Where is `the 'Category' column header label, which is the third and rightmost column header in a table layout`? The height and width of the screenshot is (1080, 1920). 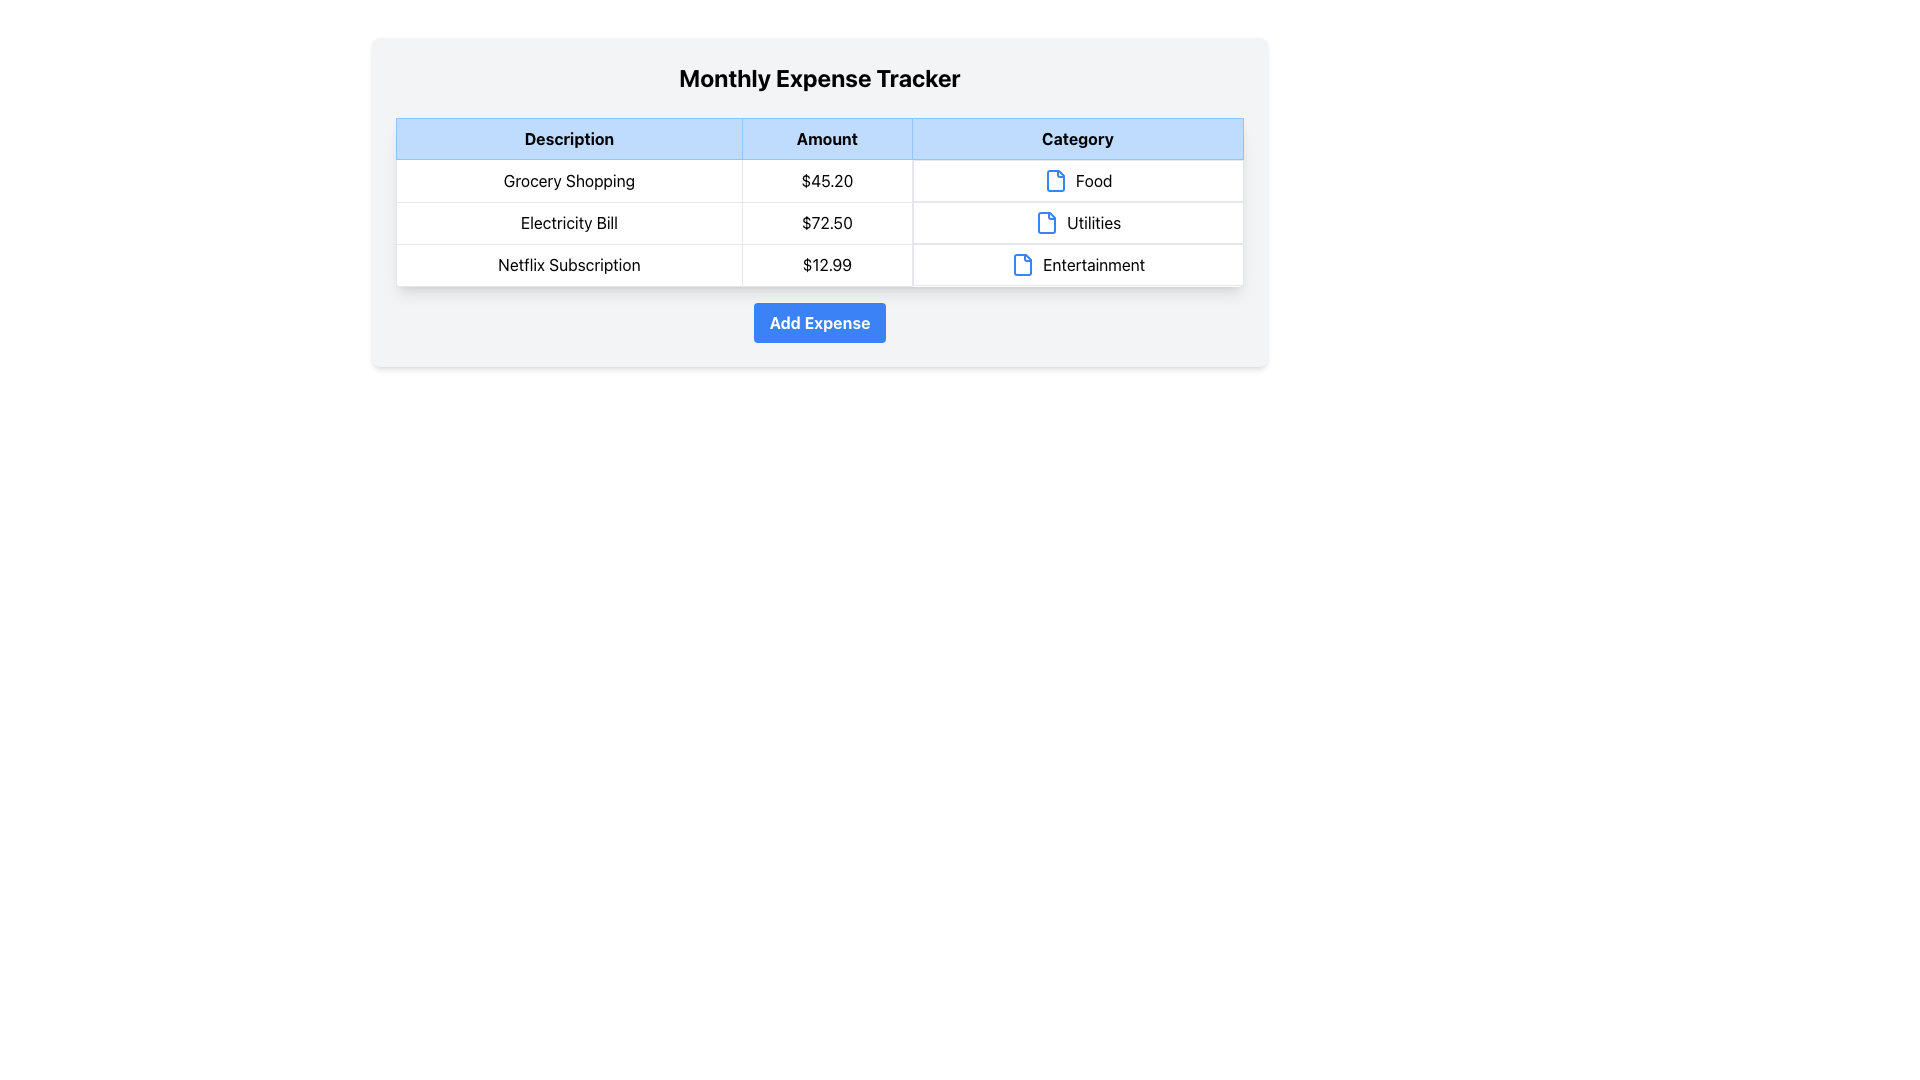 the 'Category' column header label, which is the third and rightmost column header in a table layout is located at coordinates (1076, 137).